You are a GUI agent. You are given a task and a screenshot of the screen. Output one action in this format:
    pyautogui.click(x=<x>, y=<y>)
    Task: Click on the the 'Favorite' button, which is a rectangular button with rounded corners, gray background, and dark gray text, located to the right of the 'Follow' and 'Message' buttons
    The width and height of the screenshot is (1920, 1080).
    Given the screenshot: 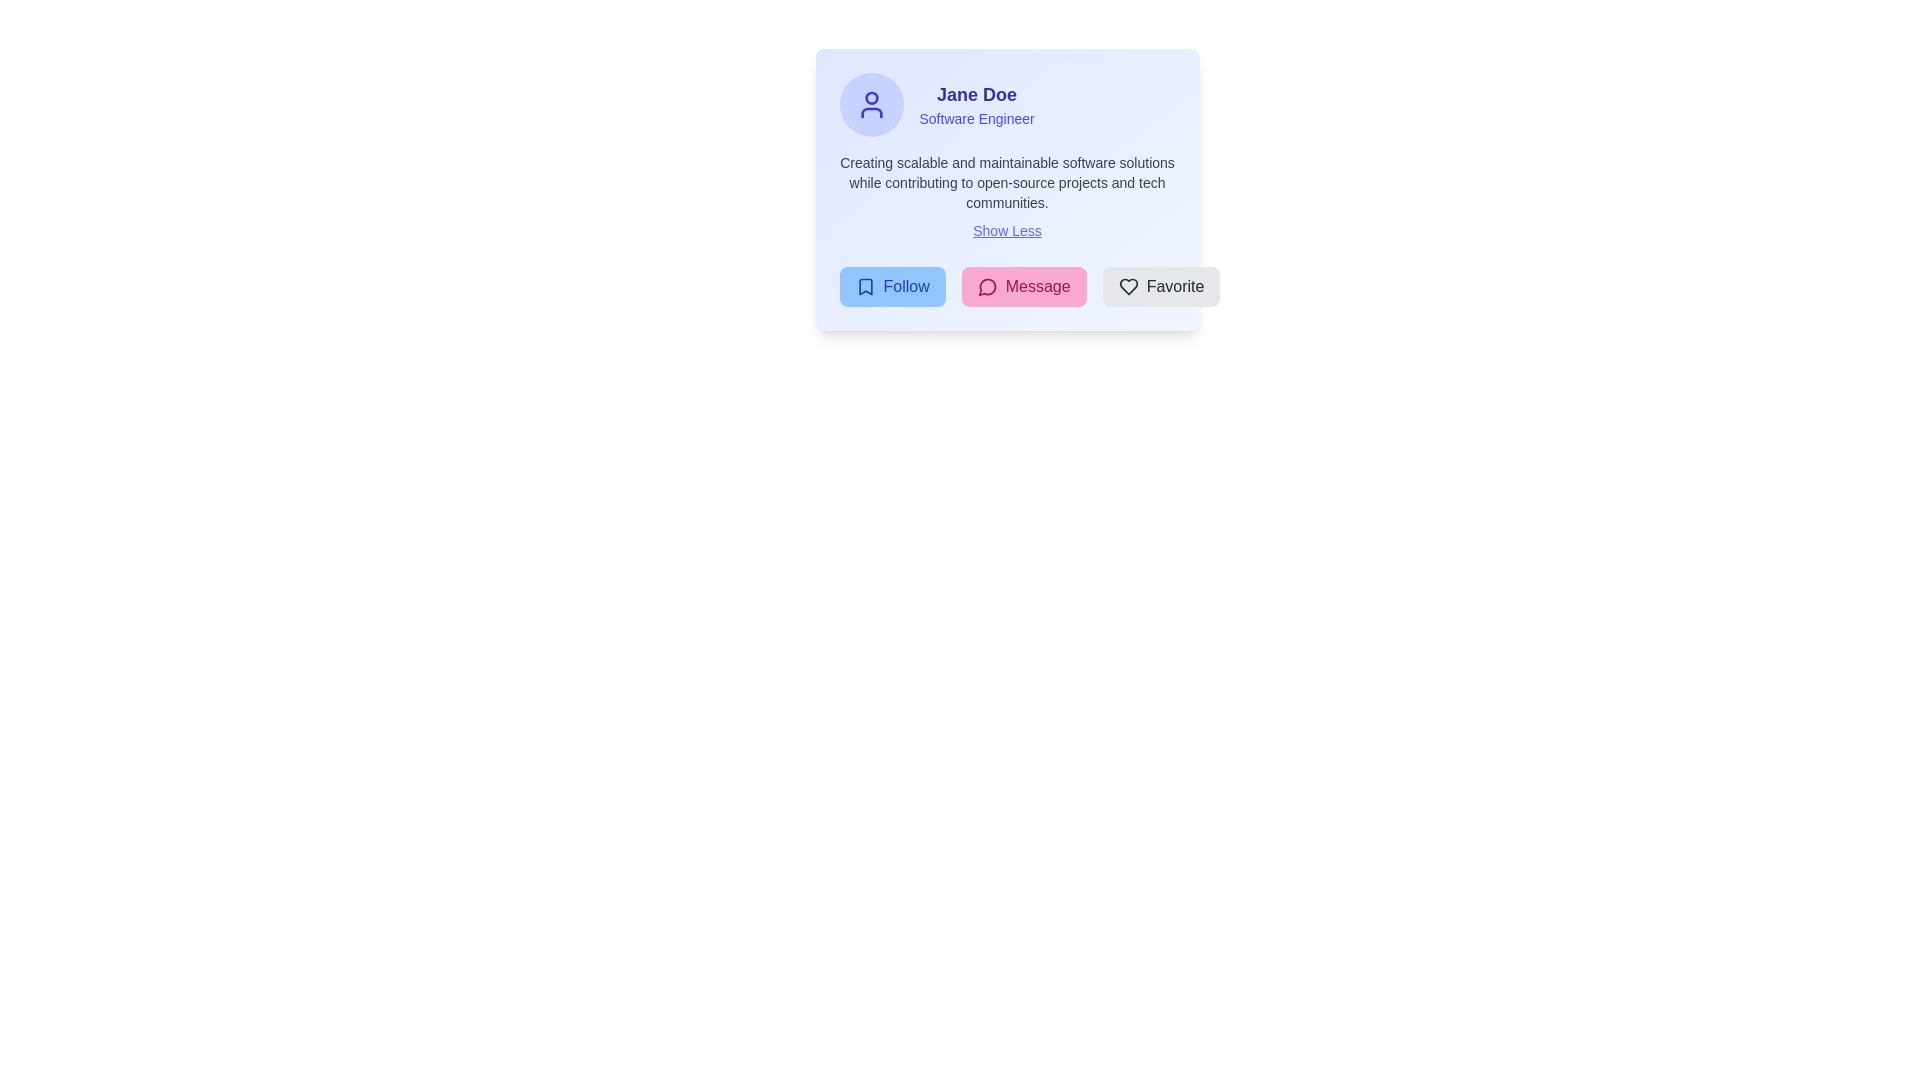 What is the action you would take?
    pyautogui.click(x=1161, y=286)
    